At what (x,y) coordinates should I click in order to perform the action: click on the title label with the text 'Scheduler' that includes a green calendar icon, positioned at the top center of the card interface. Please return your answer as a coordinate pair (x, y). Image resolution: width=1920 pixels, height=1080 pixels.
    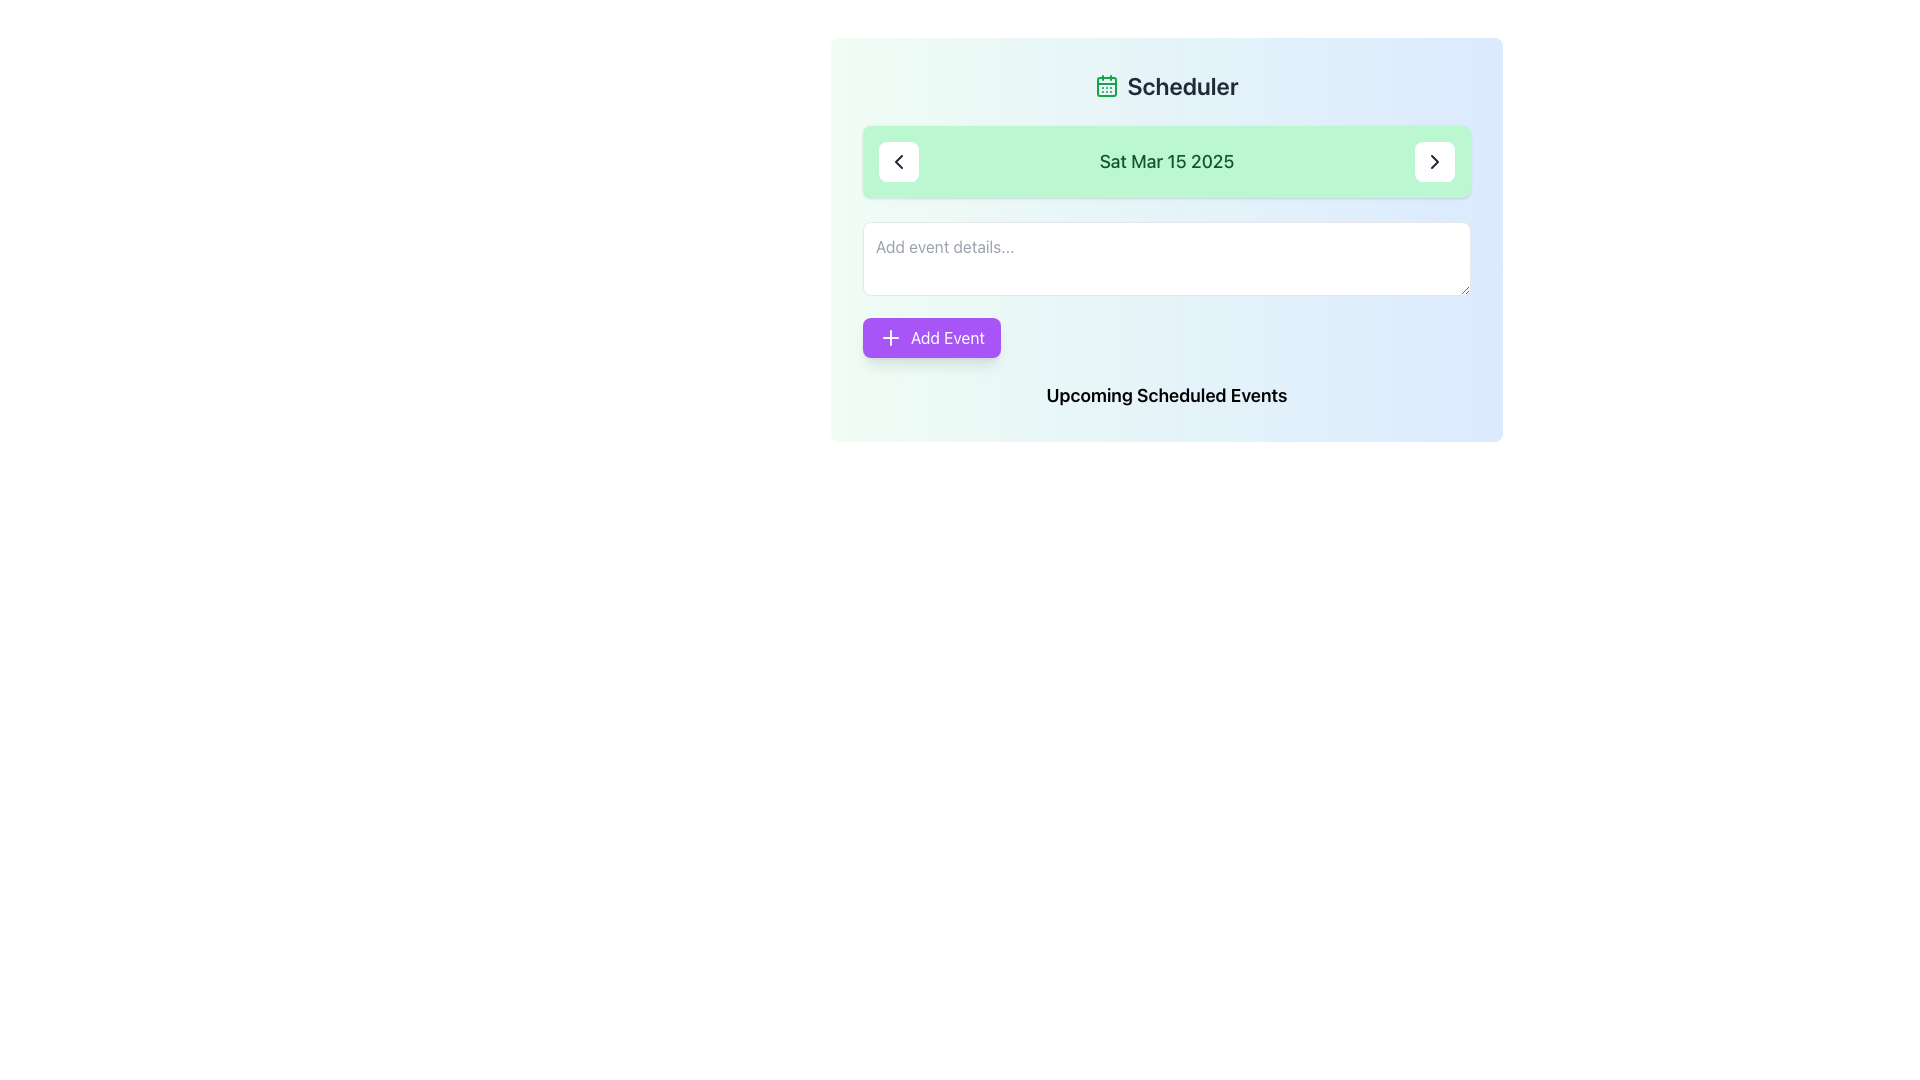
    Looking at the image, I should click on (1166, 84).